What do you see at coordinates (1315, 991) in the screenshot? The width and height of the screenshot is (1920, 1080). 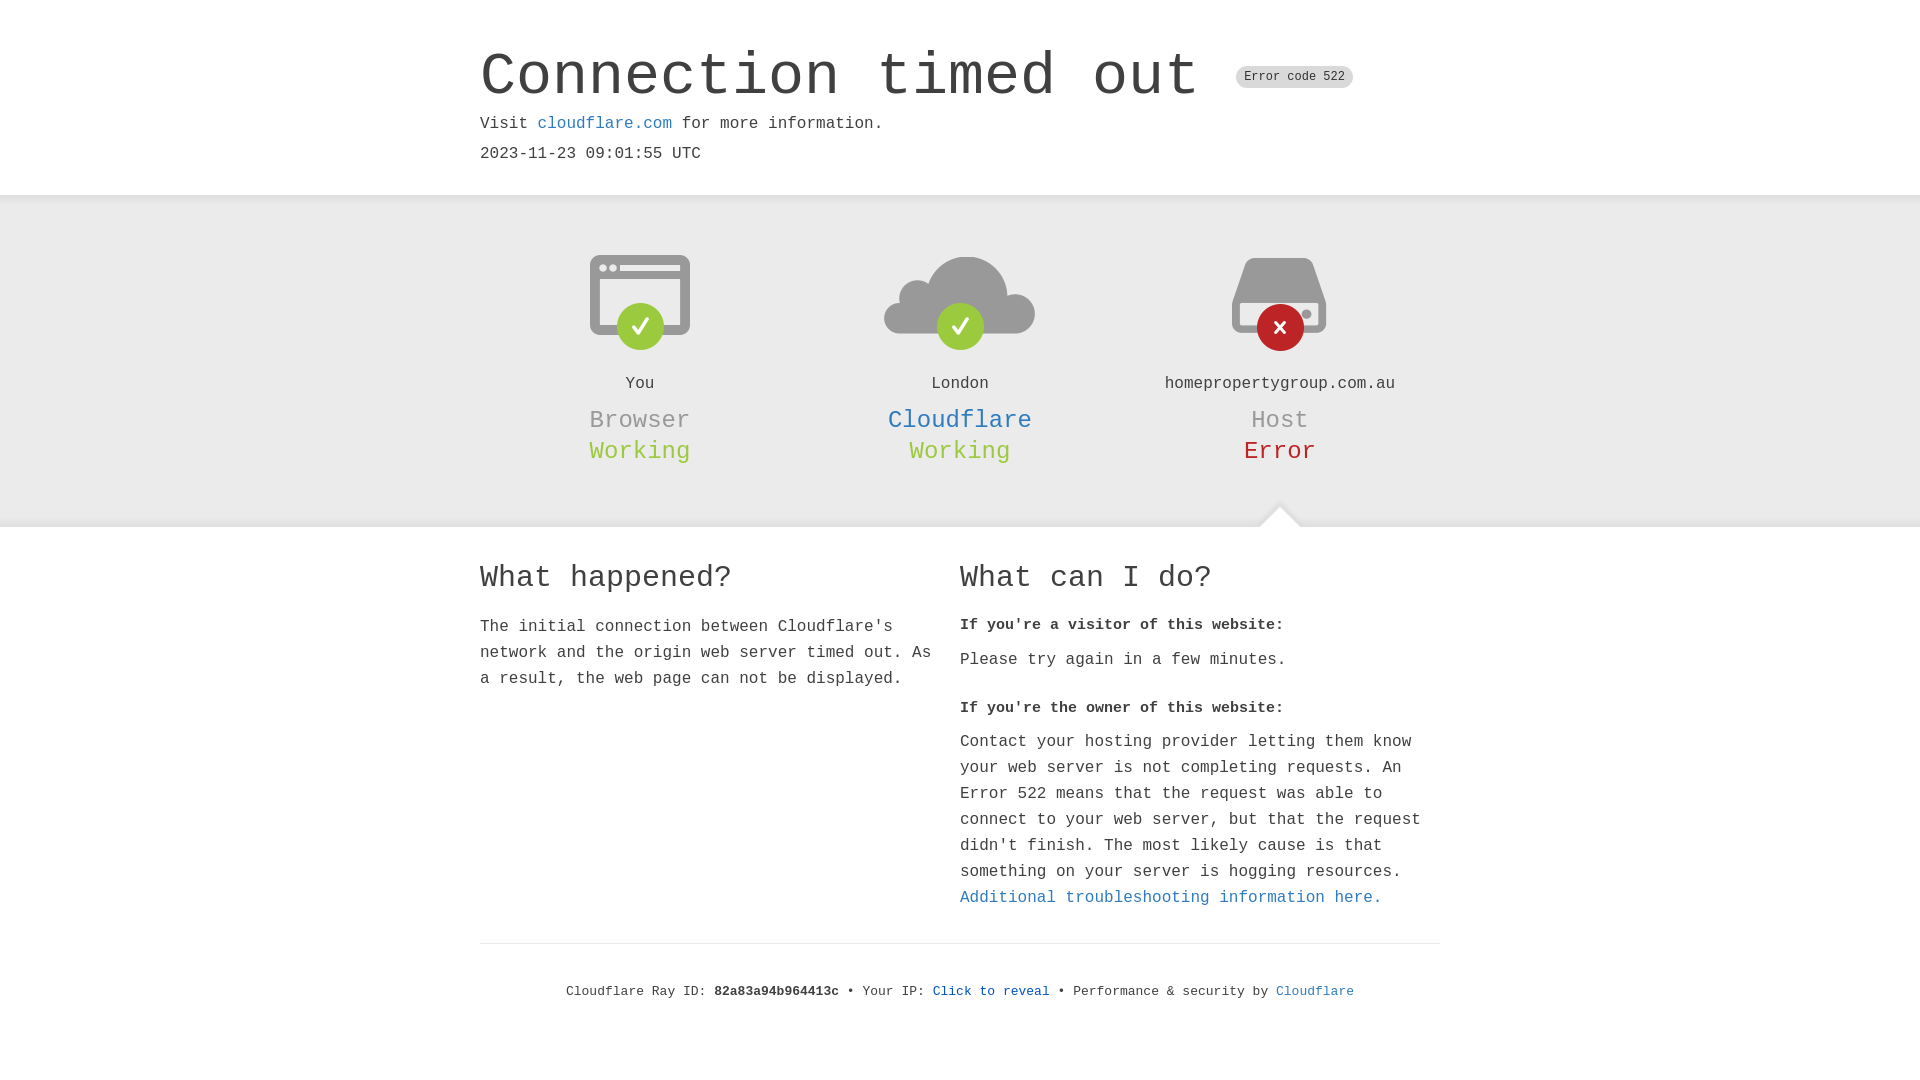 I see `'Cloudflare'` at bounding box center [1315, 991].